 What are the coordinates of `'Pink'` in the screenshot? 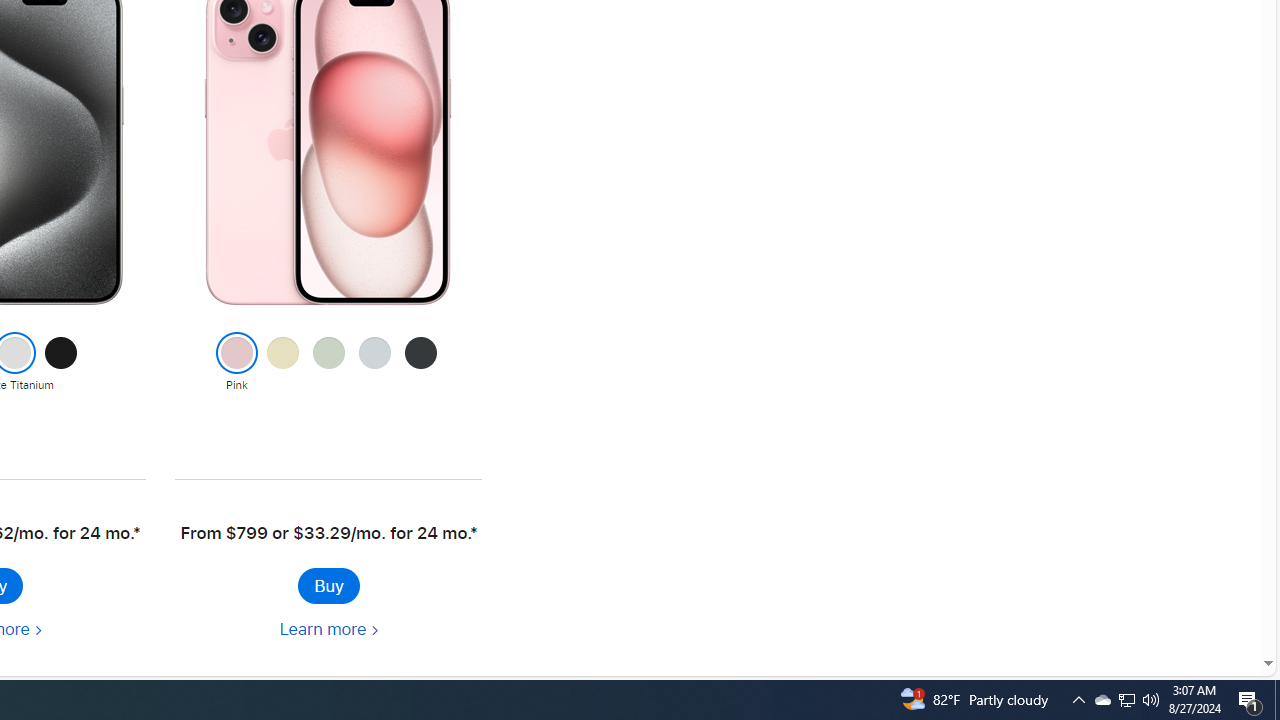 It's located at (236, 363).